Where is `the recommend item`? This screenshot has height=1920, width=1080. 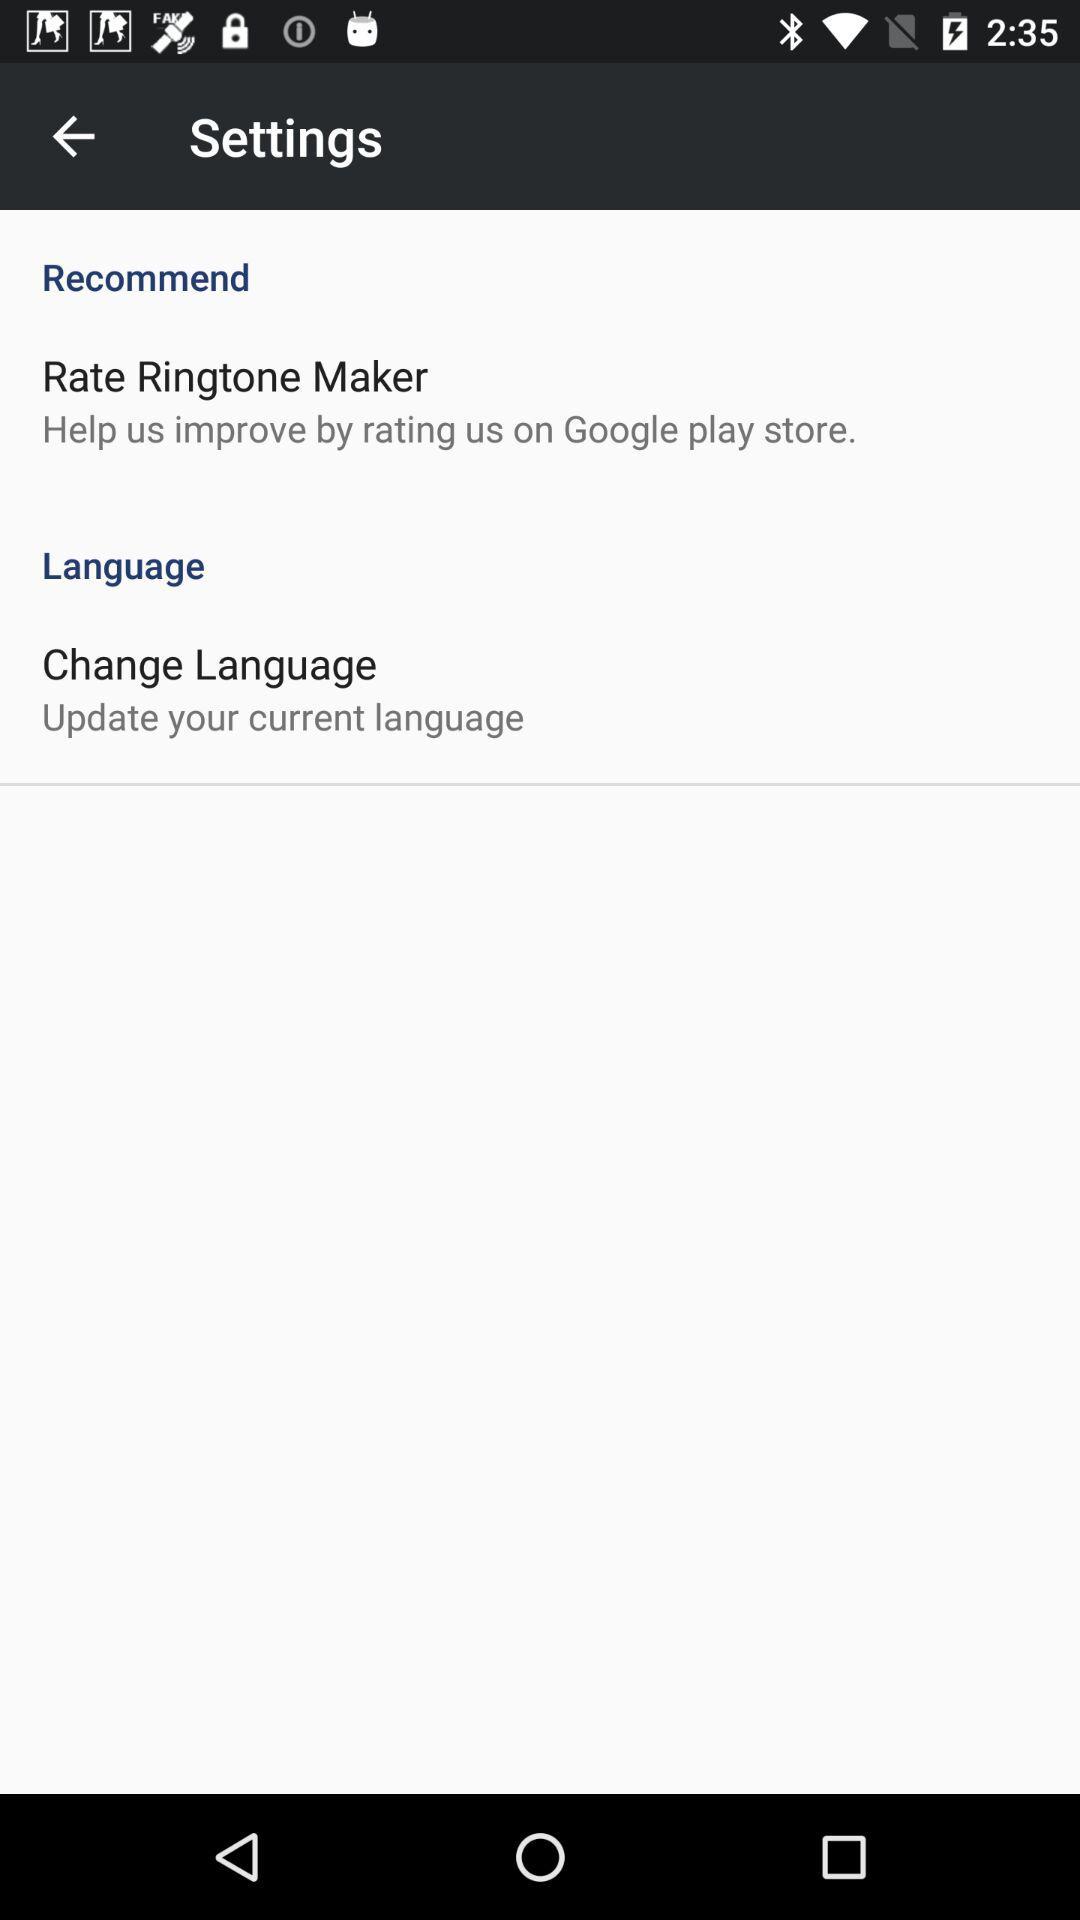
the recommend item is located at coordinates (540, 254).